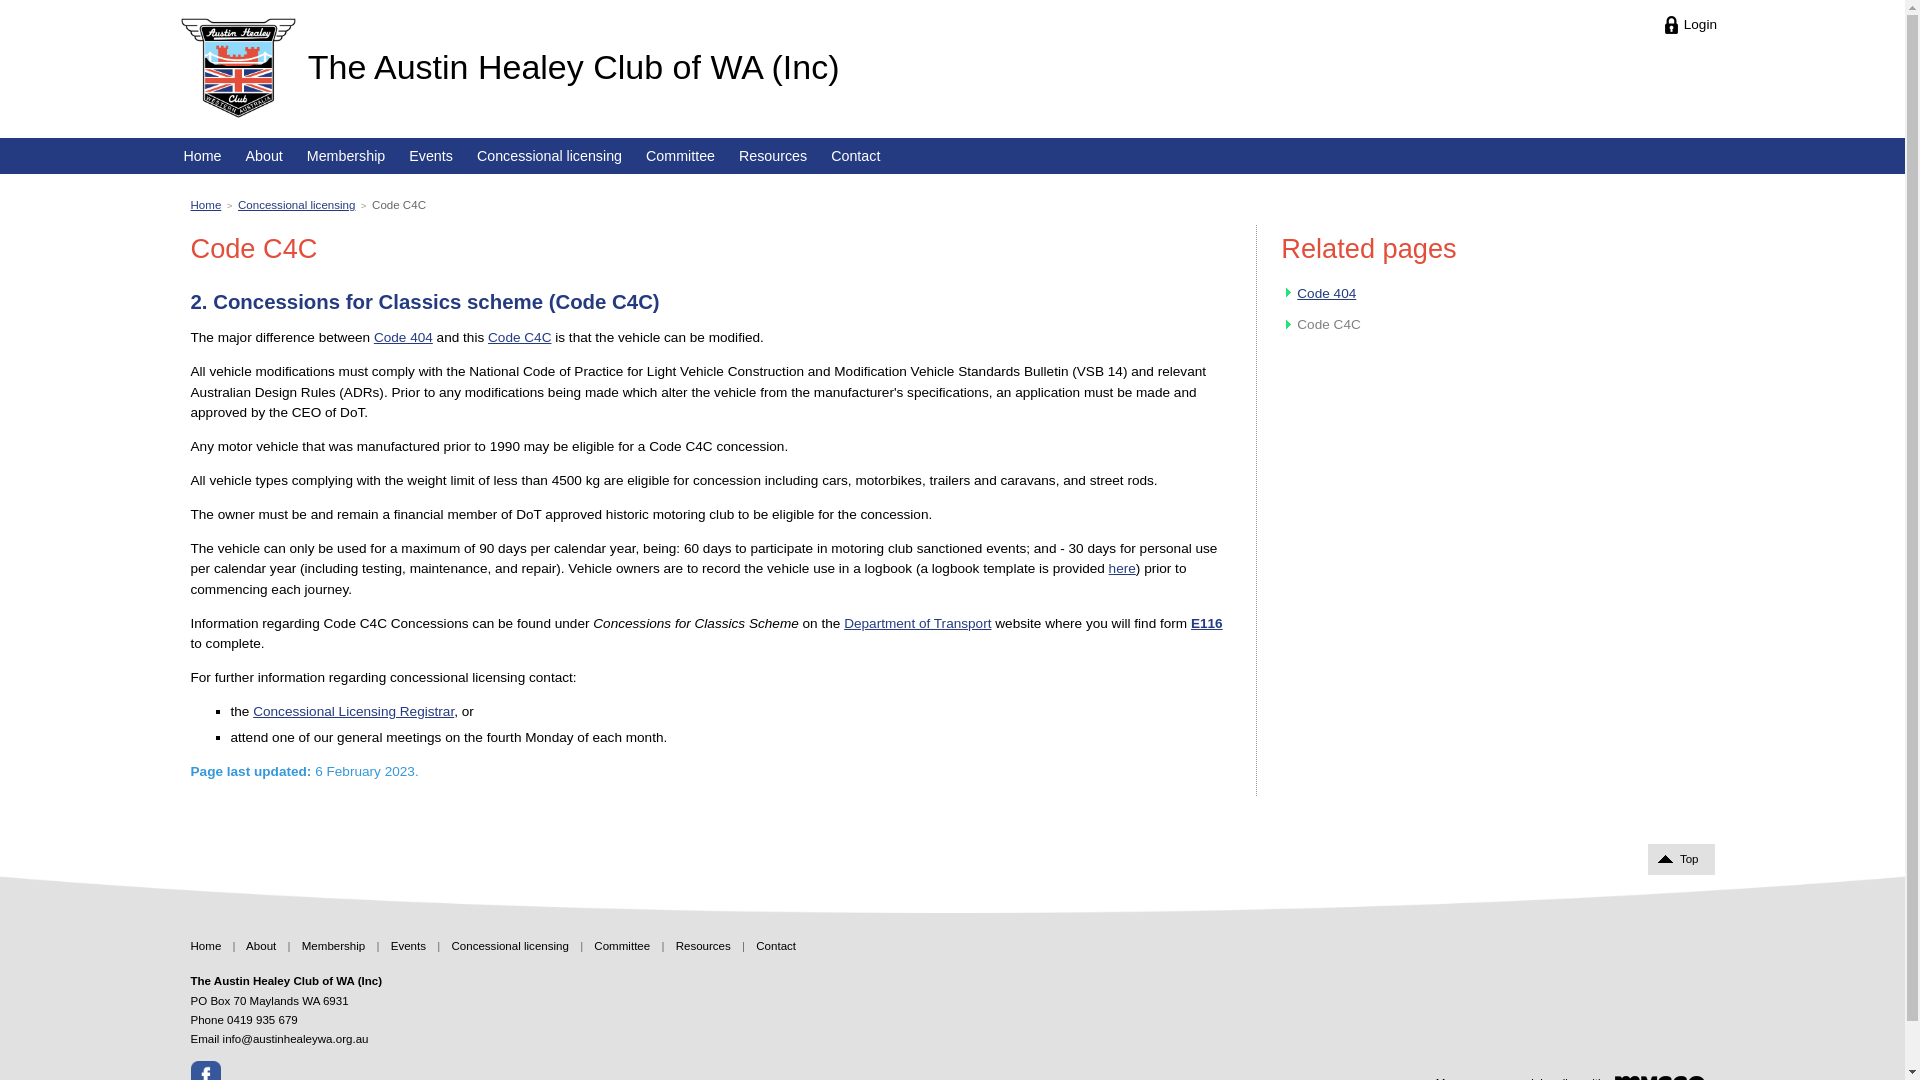 This screenshot has height=1080, width=1920. I want to click on 'Membership', so click(301, 945).